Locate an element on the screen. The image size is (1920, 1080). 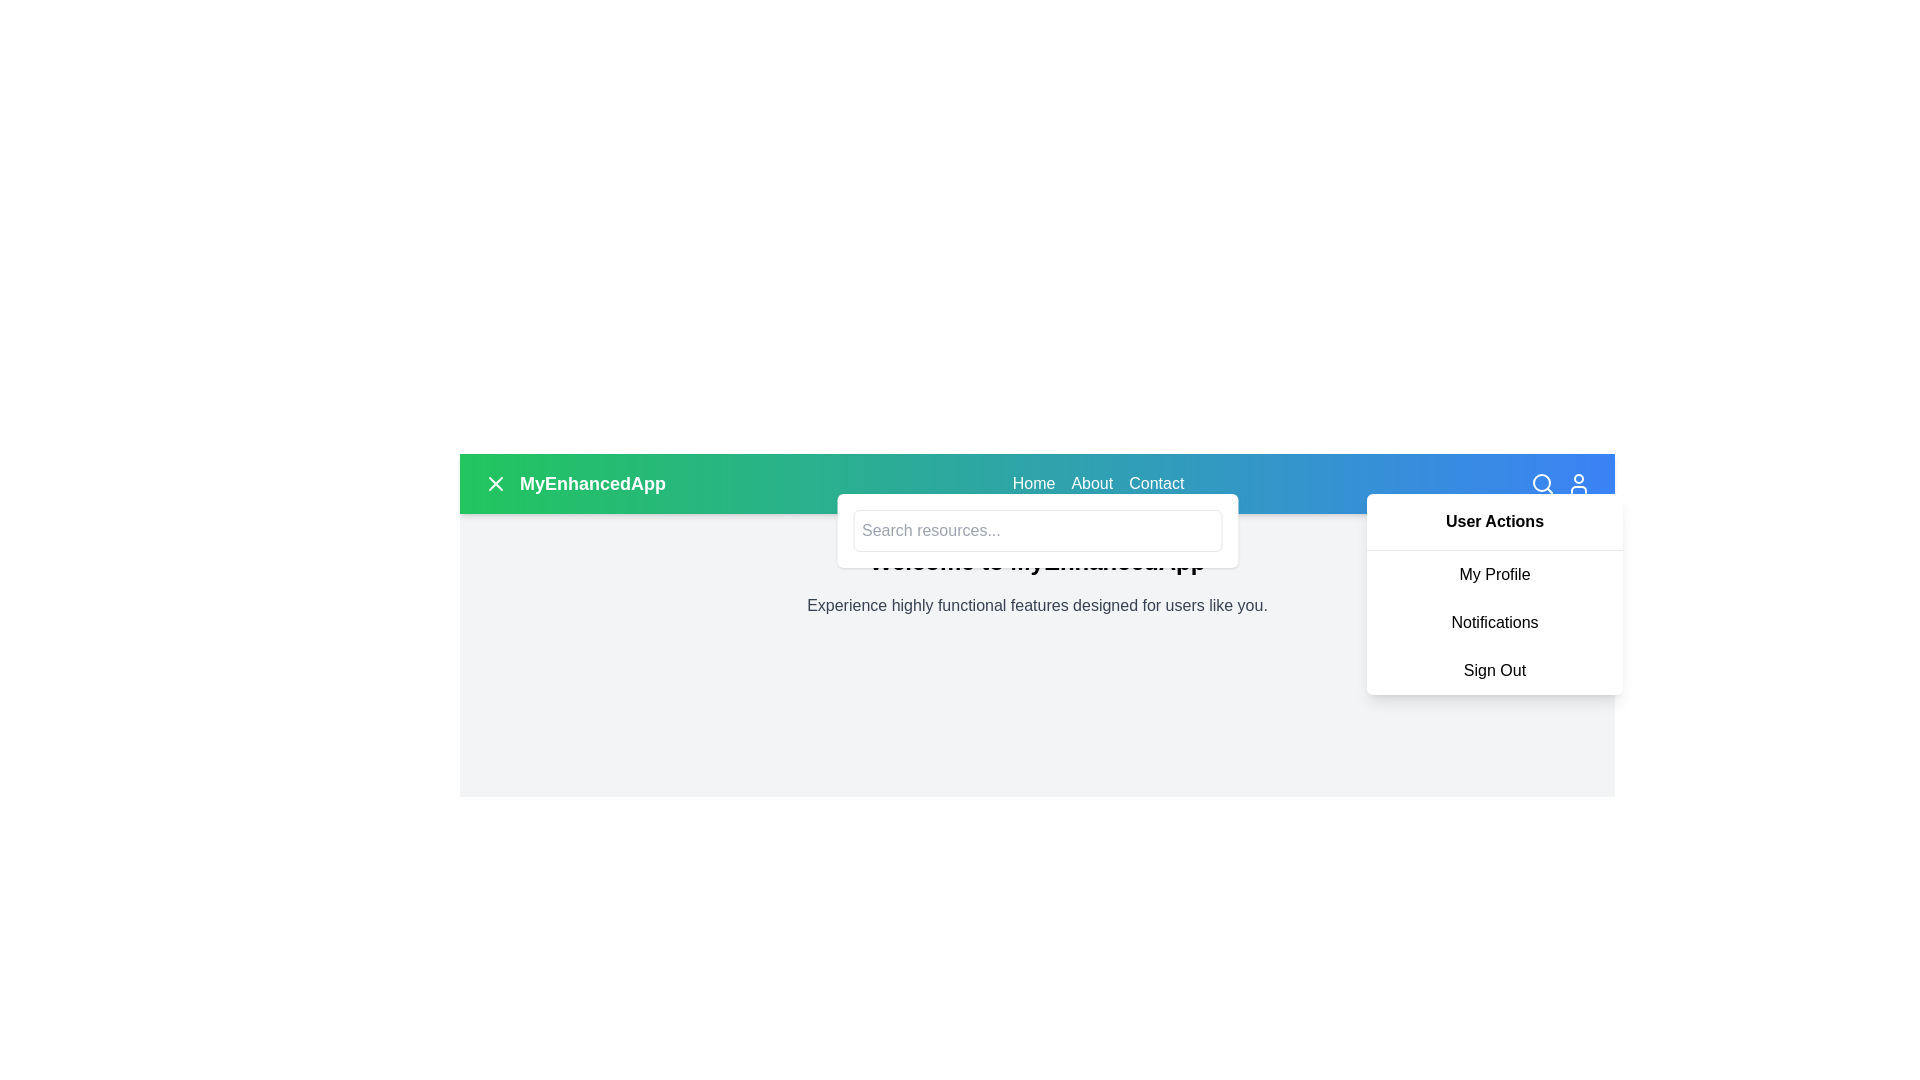
the user profile icon button located at the far right of the top navigation bar is located at coordinates (1578, 483).